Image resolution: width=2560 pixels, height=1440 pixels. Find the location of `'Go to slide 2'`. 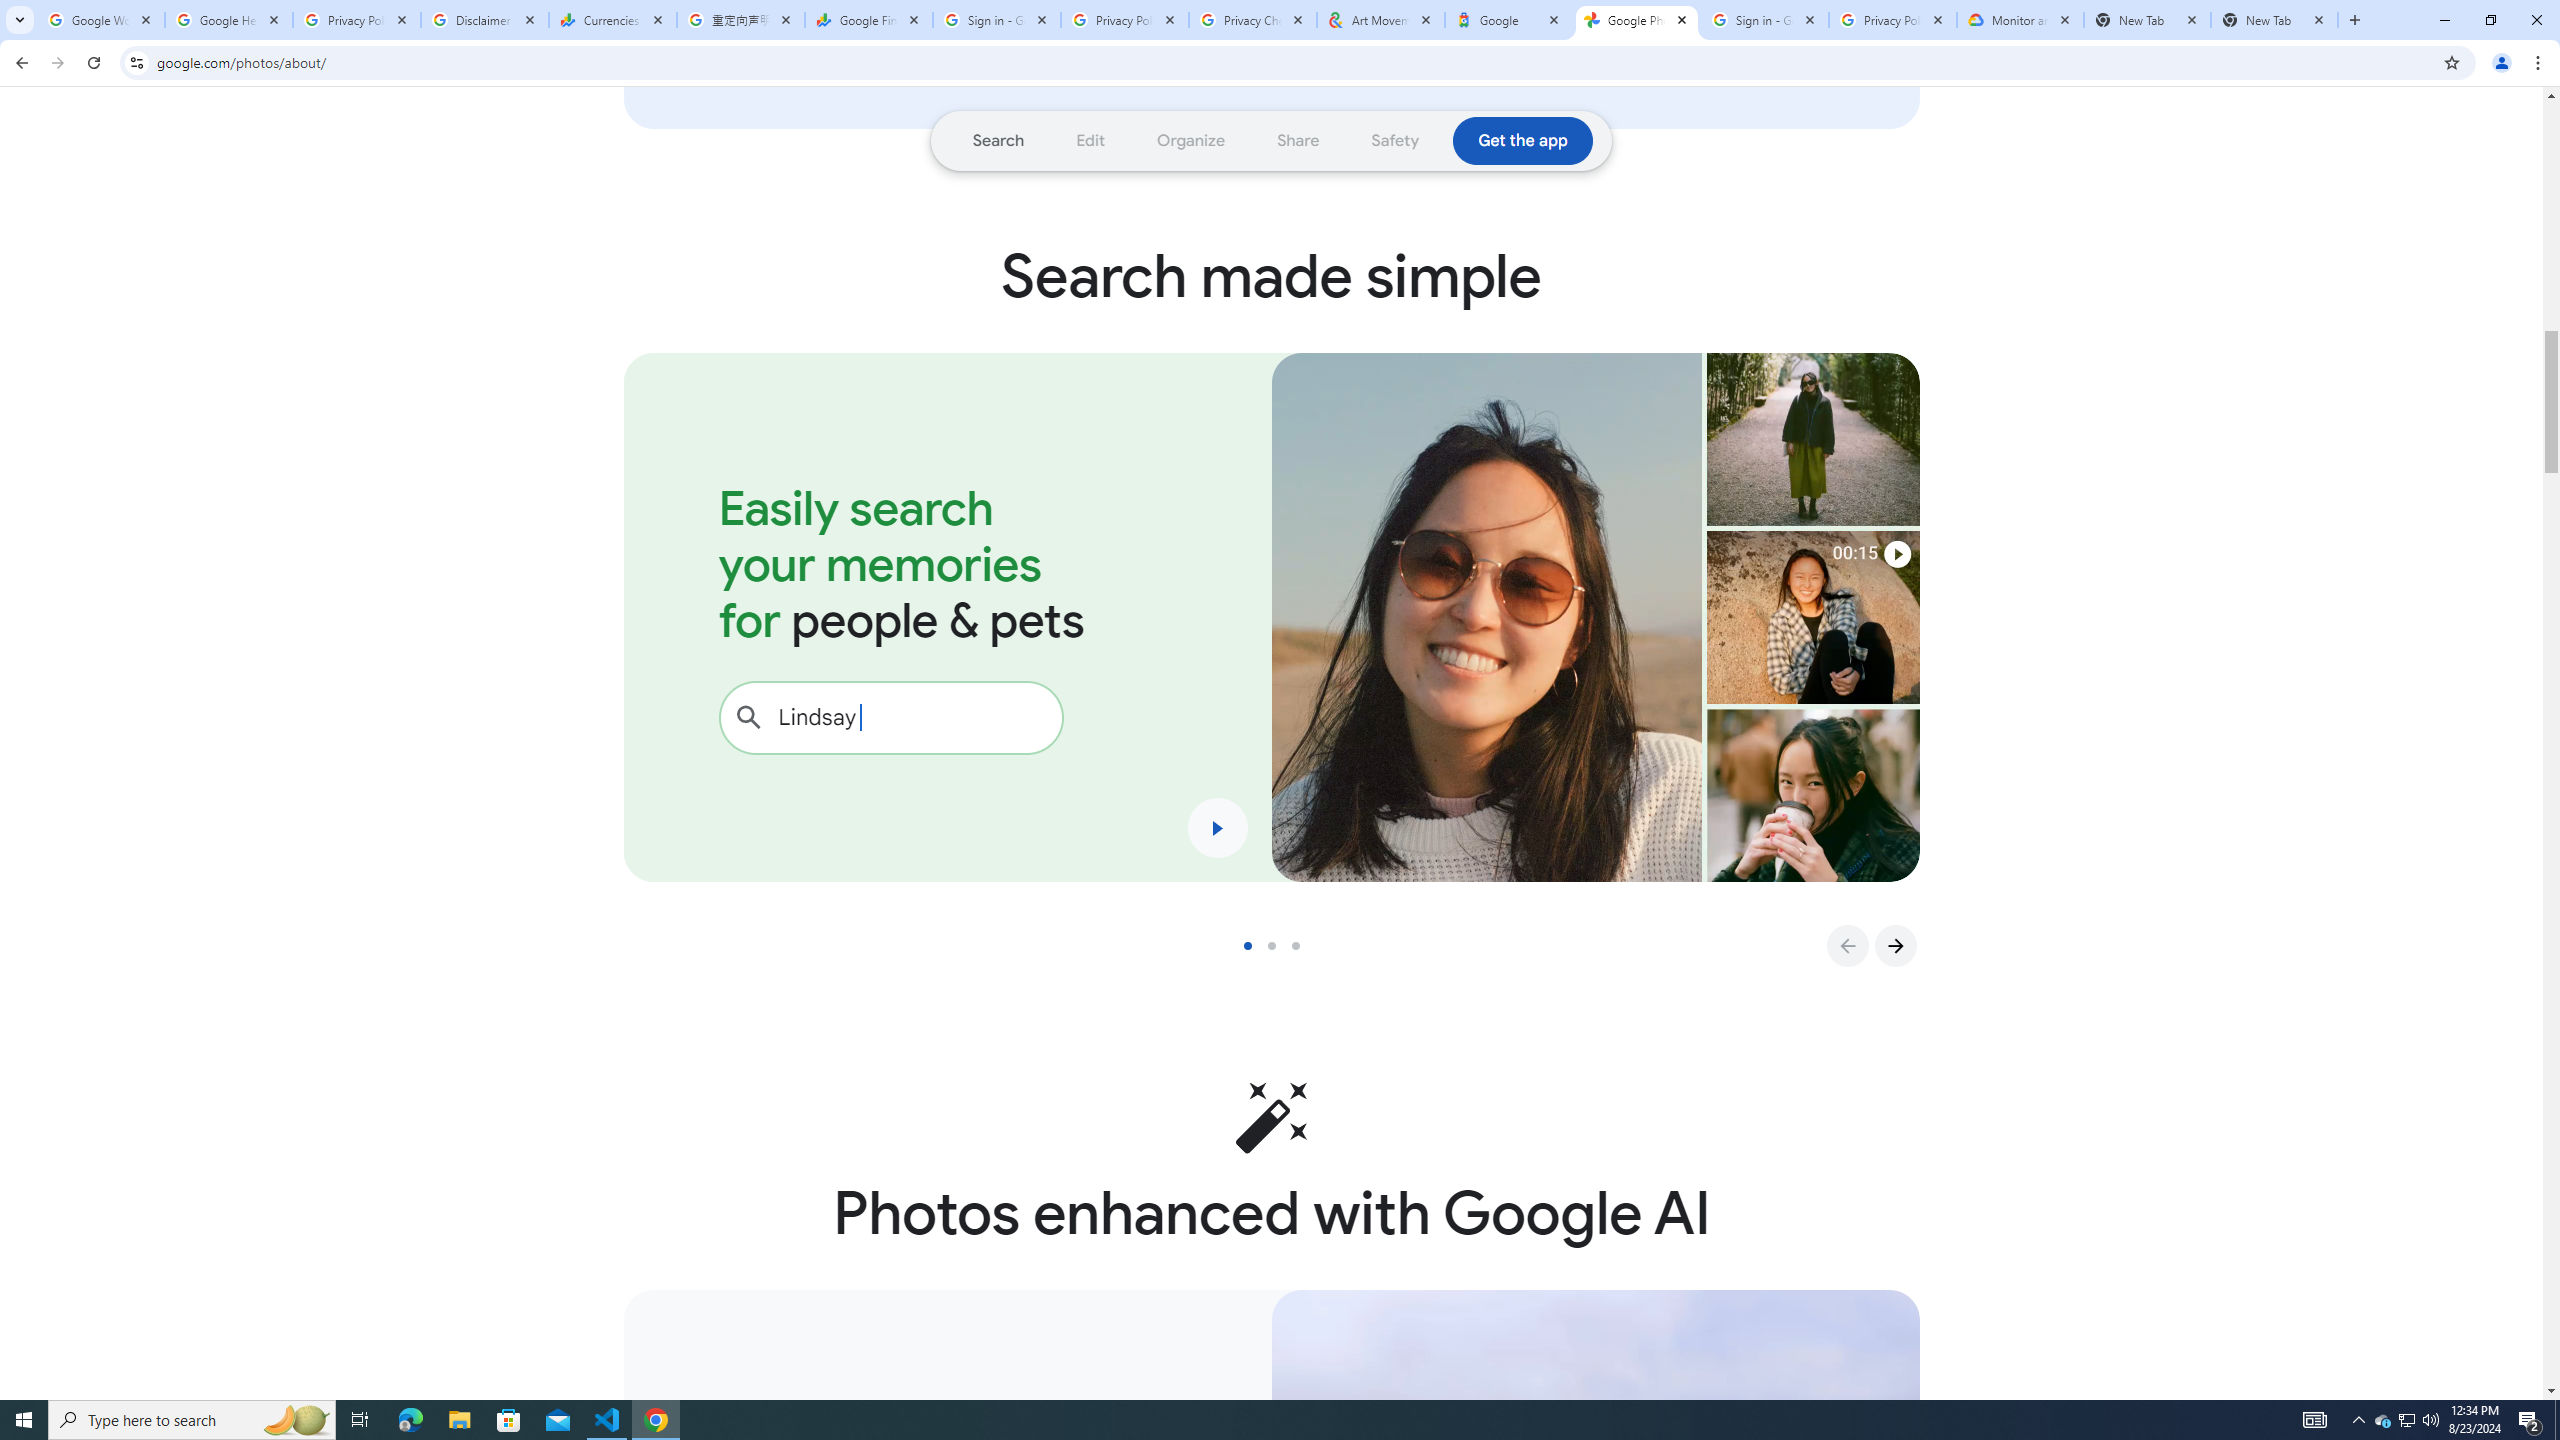

'Go to slide 2' is located at coordinates (1280, 945).